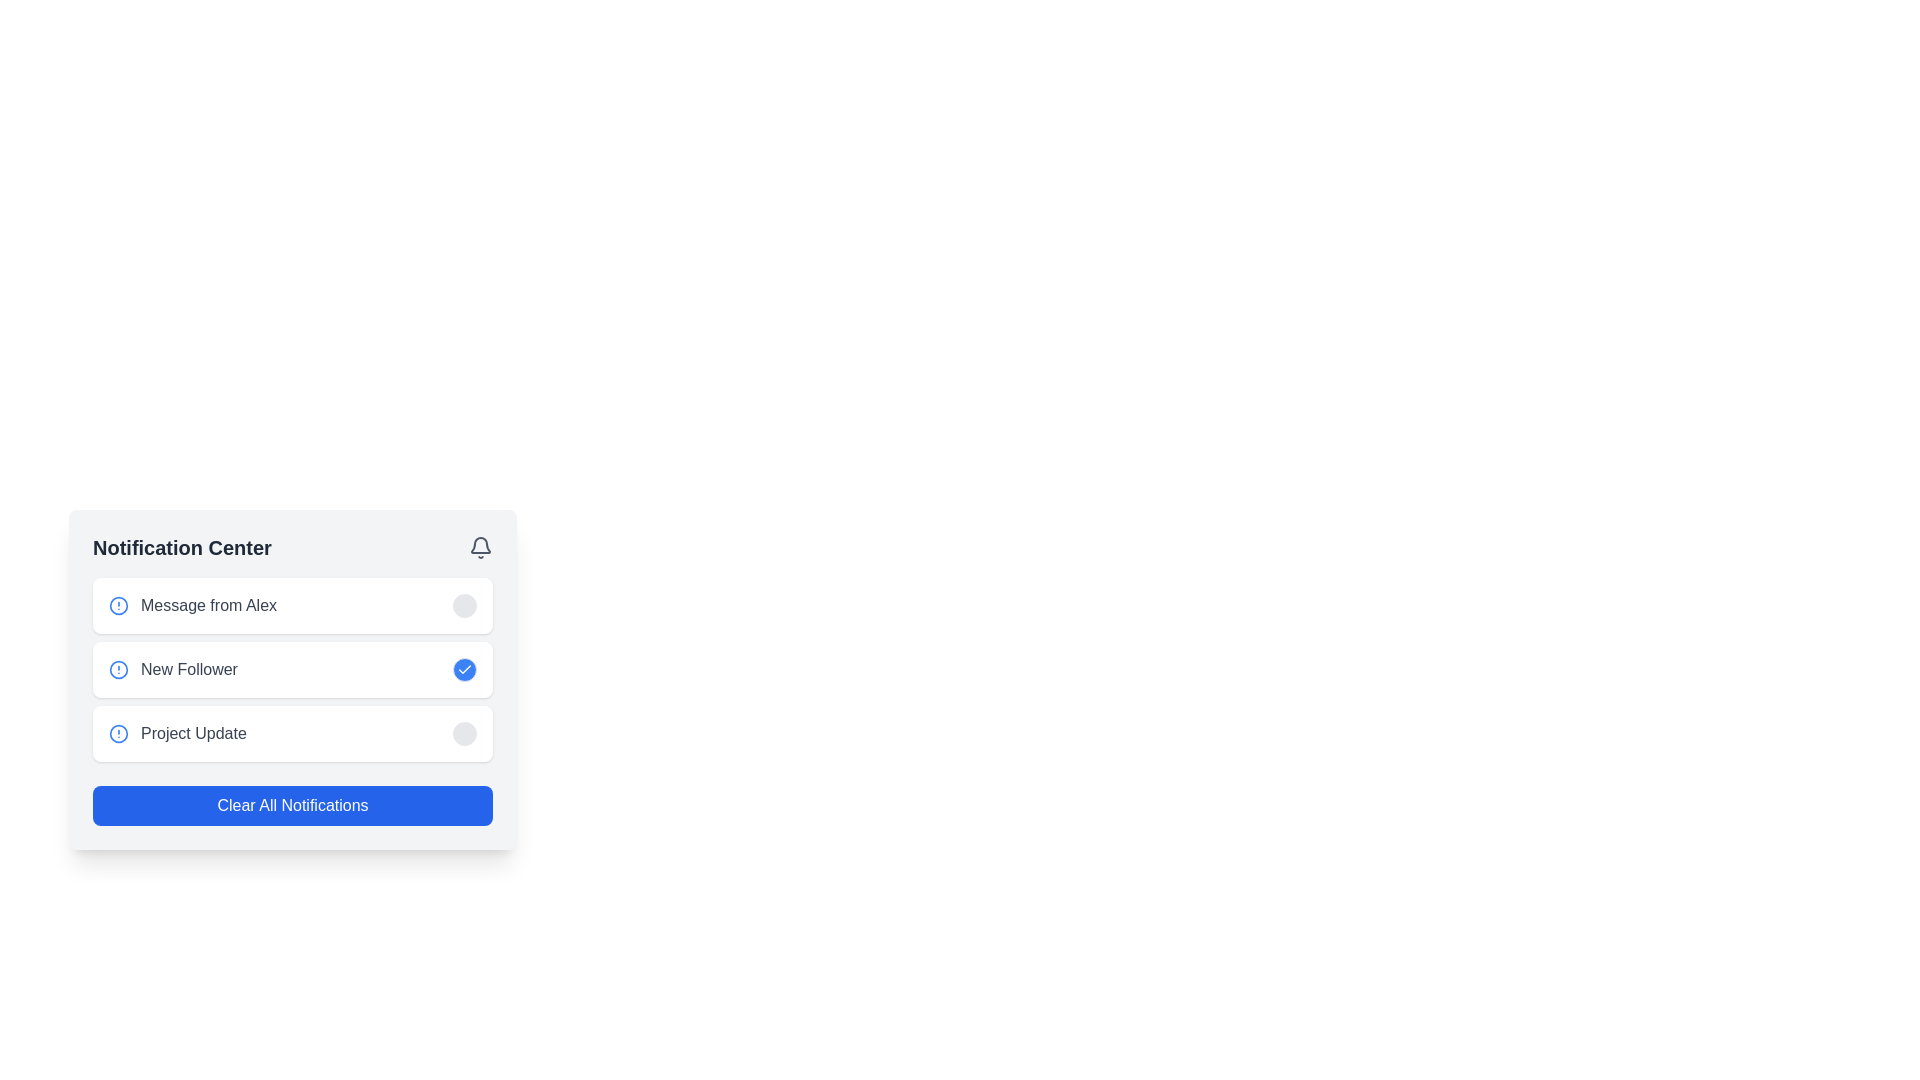 The image size is (1920, 1080). Describe the element at coordinates (173, 670) in the screenshot. I see `the notification icon for the new follower event, which is the second item in the vertical list of notifications within the 'Notification Center' section` at that location.